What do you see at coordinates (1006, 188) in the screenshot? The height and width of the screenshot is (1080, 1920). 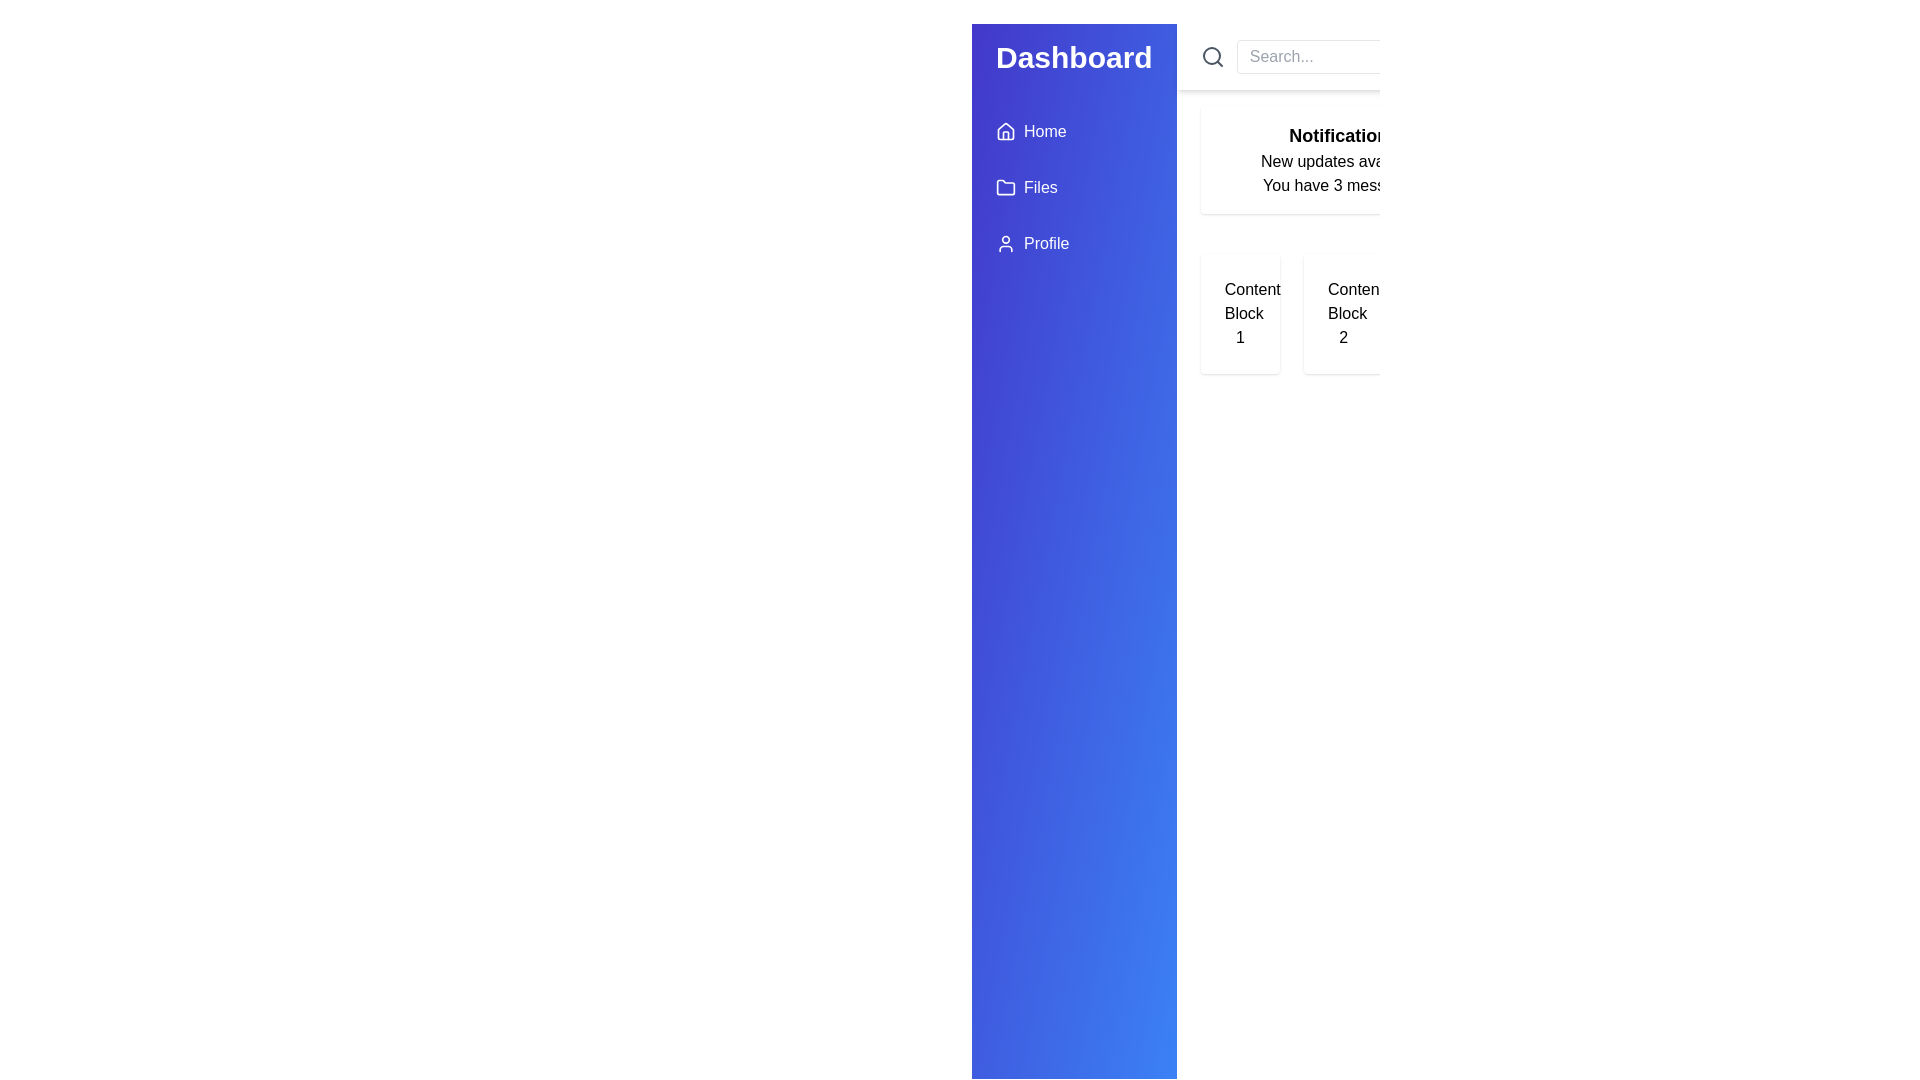 I see `the folder icon in the left sidebar menu` at bounding box center [1006, 188].